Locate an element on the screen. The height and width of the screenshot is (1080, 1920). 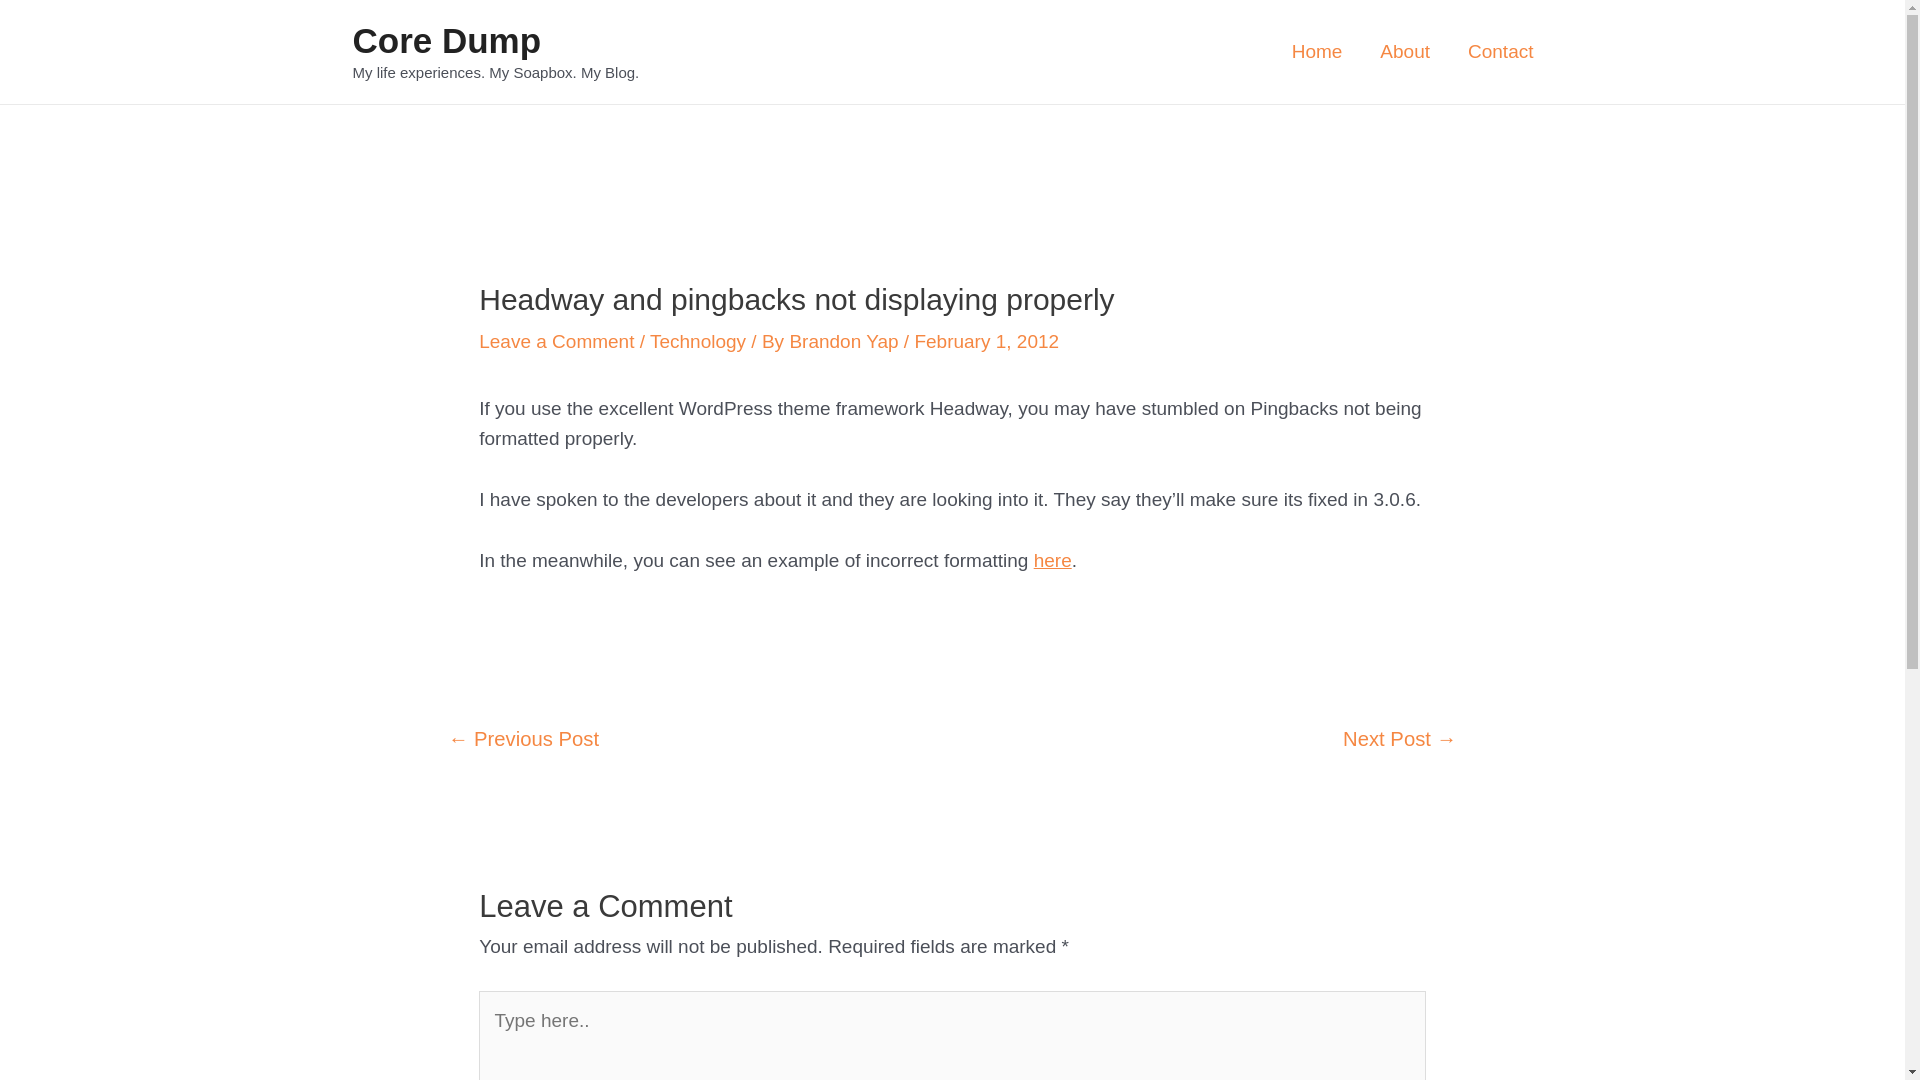
'Contact' is located at coordinates (1500, 50).